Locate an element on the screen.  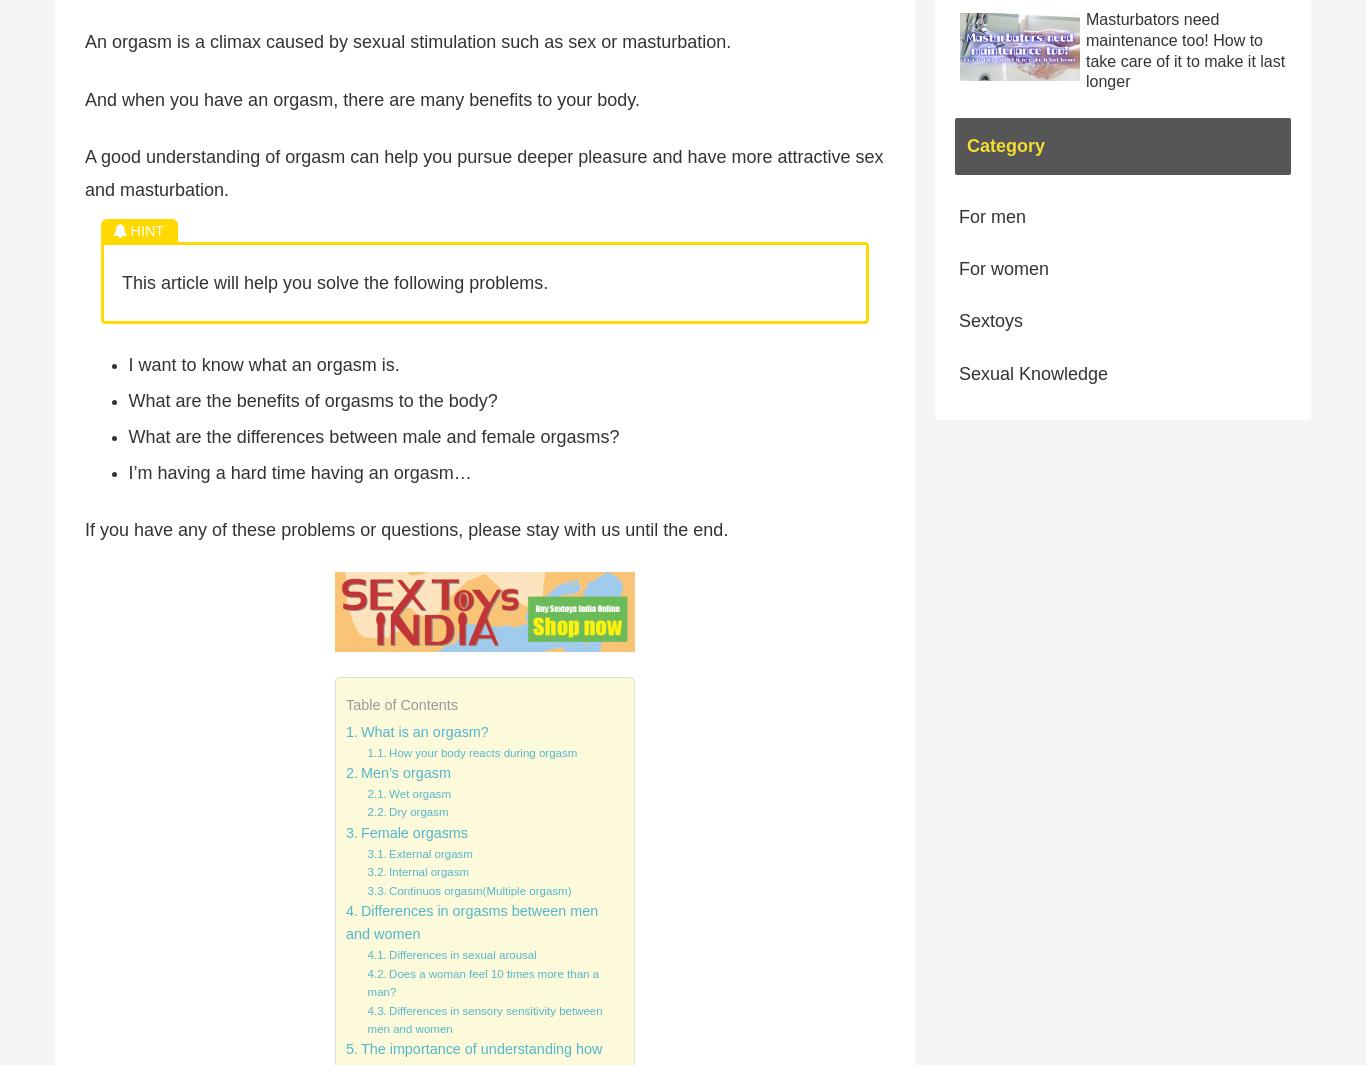
'Internal orgasm' is located at coordinates (428, 872).